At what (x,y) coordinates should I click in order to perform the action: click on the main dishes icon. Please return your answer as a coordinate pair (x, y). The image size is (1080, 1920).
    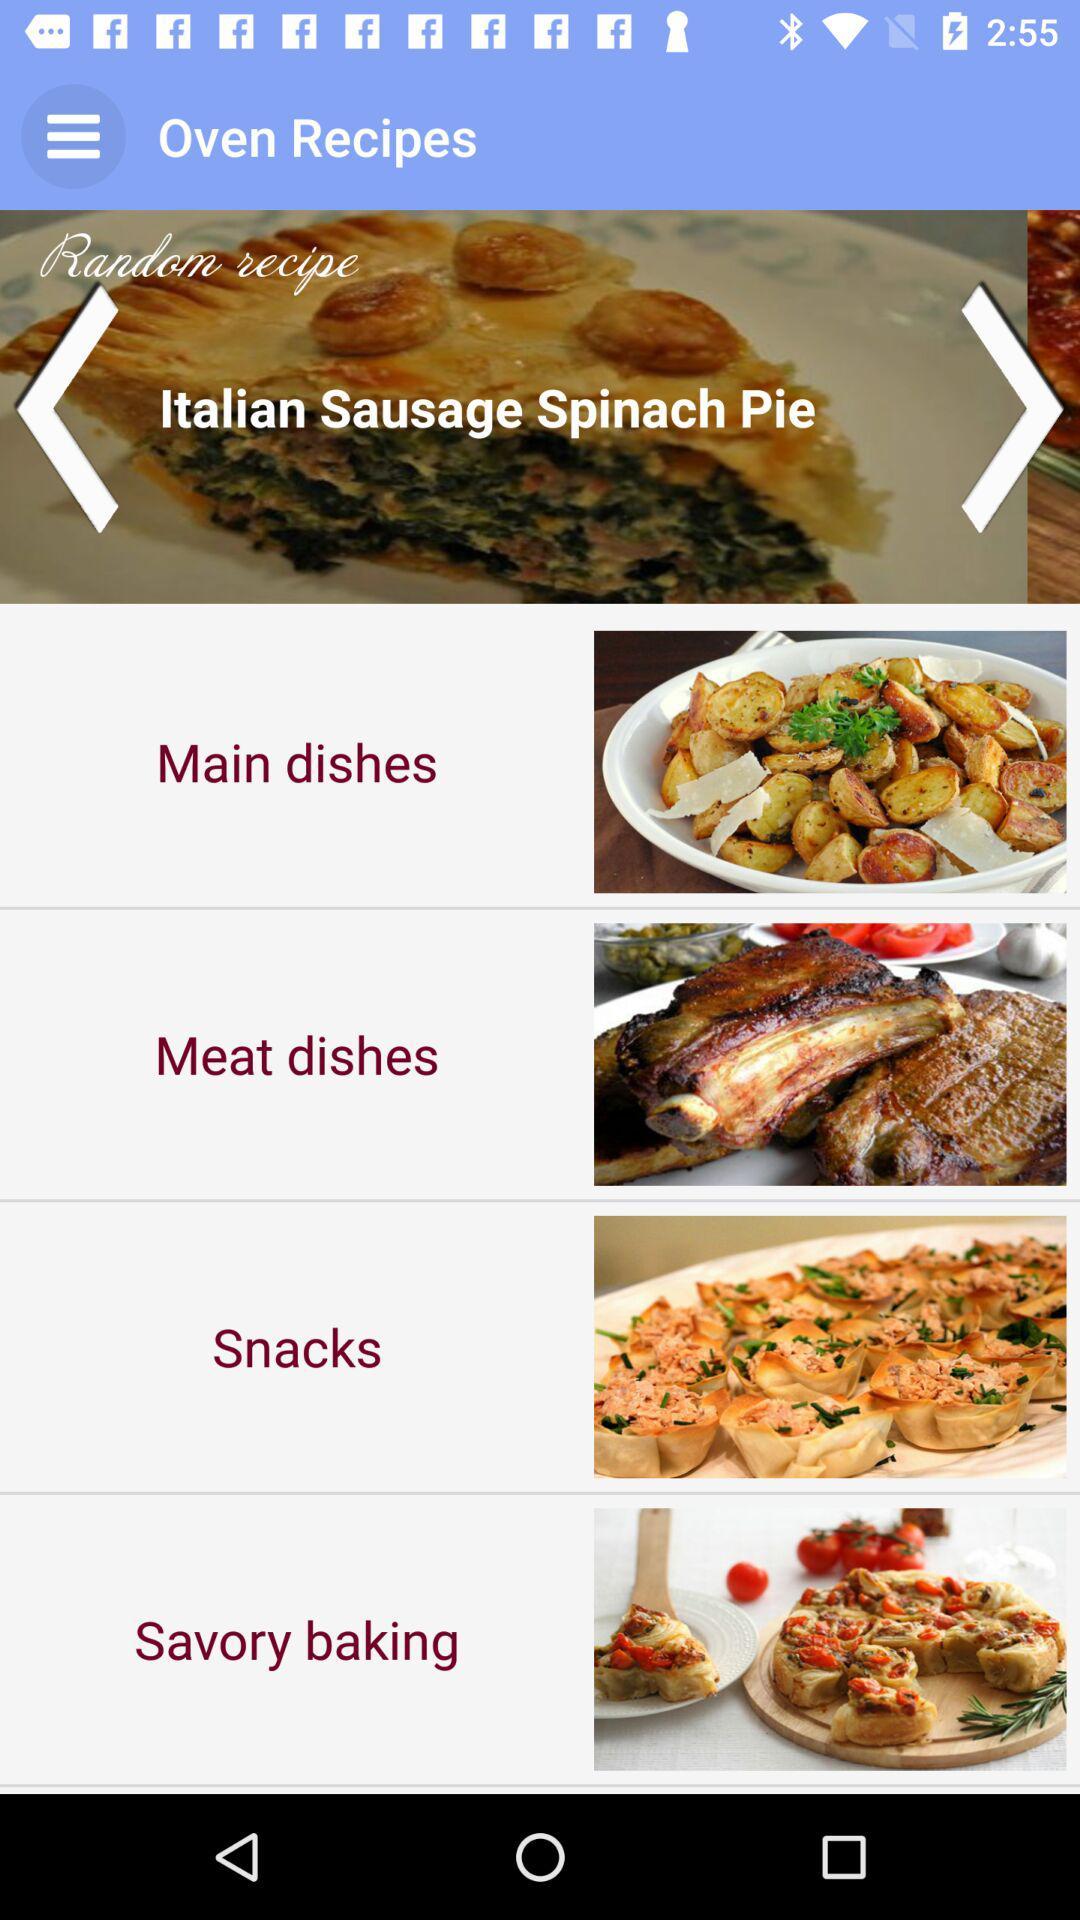
    Looking at the image, I should click on (297, 760).